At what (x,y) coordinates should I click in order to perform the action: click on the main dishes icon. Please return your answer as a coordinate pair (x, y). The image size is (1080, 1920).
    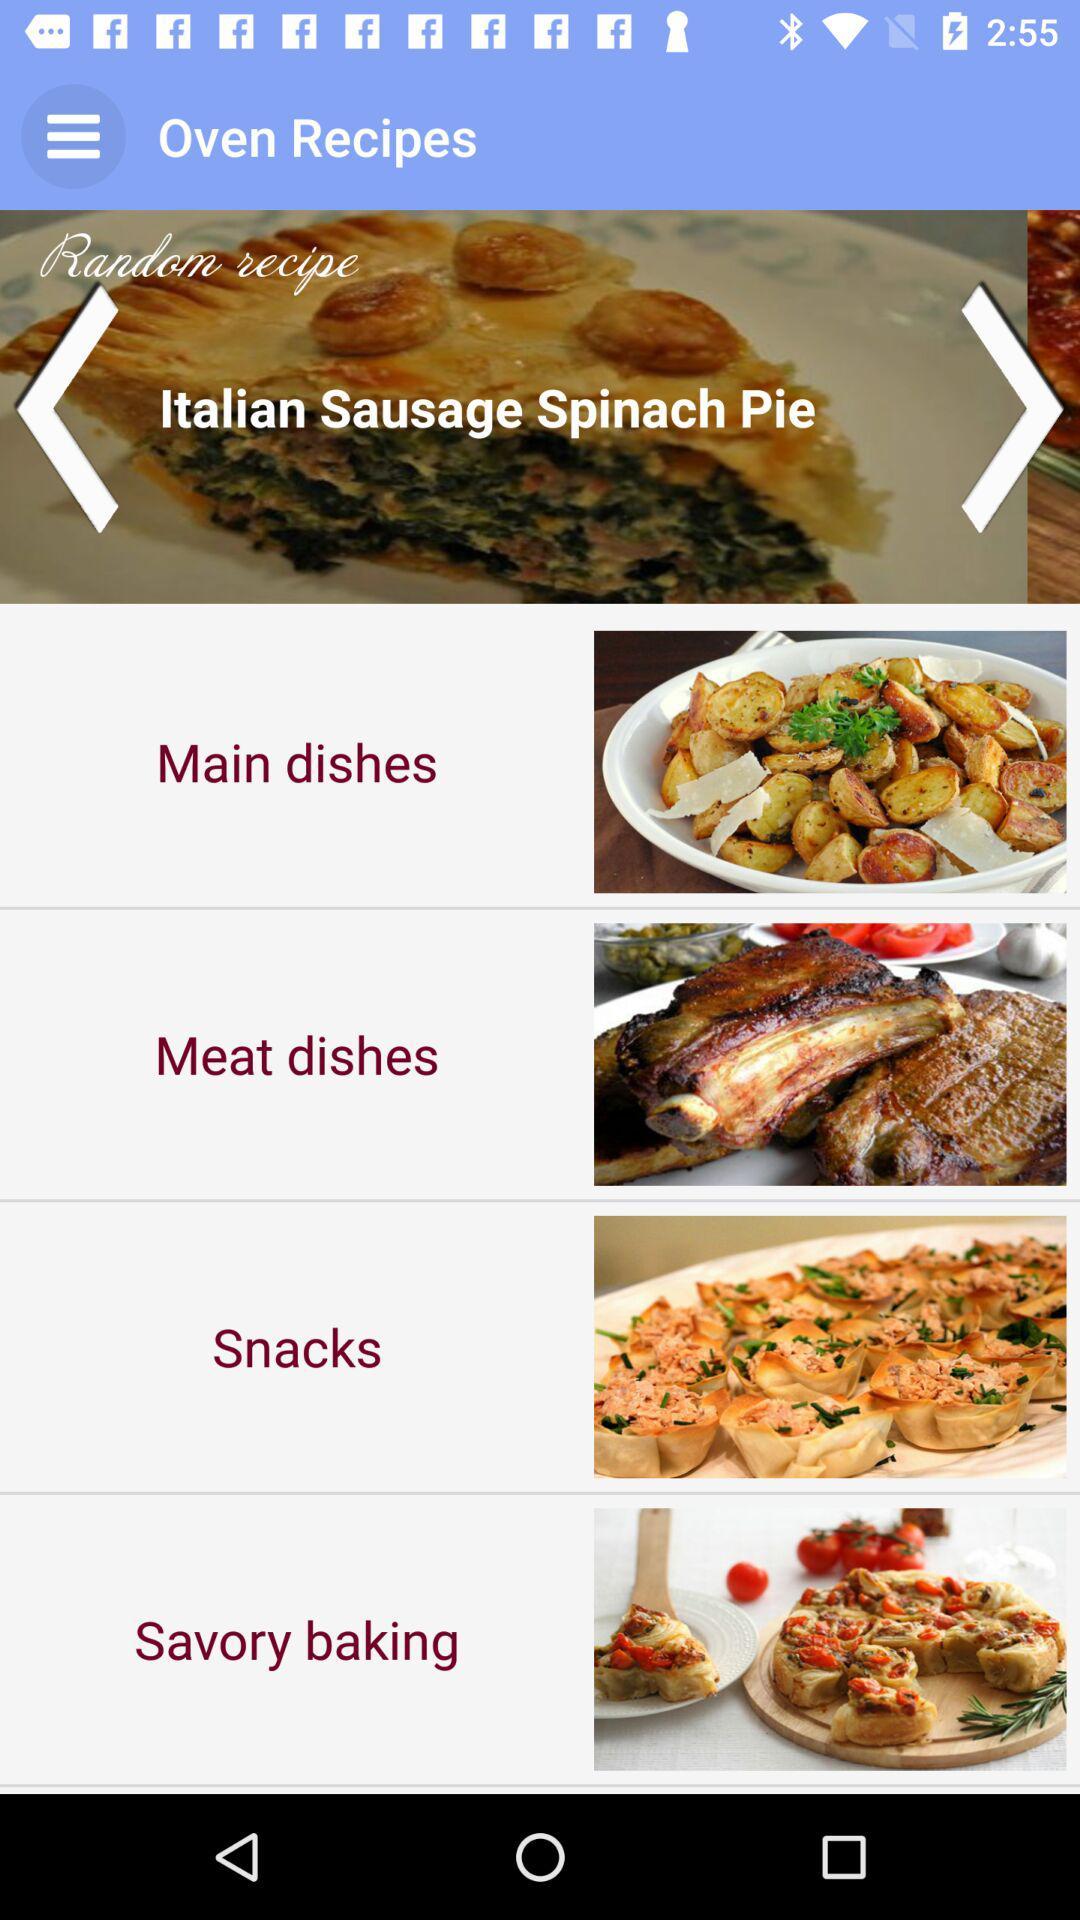
    Looking at the image, I should click on (297, 760).